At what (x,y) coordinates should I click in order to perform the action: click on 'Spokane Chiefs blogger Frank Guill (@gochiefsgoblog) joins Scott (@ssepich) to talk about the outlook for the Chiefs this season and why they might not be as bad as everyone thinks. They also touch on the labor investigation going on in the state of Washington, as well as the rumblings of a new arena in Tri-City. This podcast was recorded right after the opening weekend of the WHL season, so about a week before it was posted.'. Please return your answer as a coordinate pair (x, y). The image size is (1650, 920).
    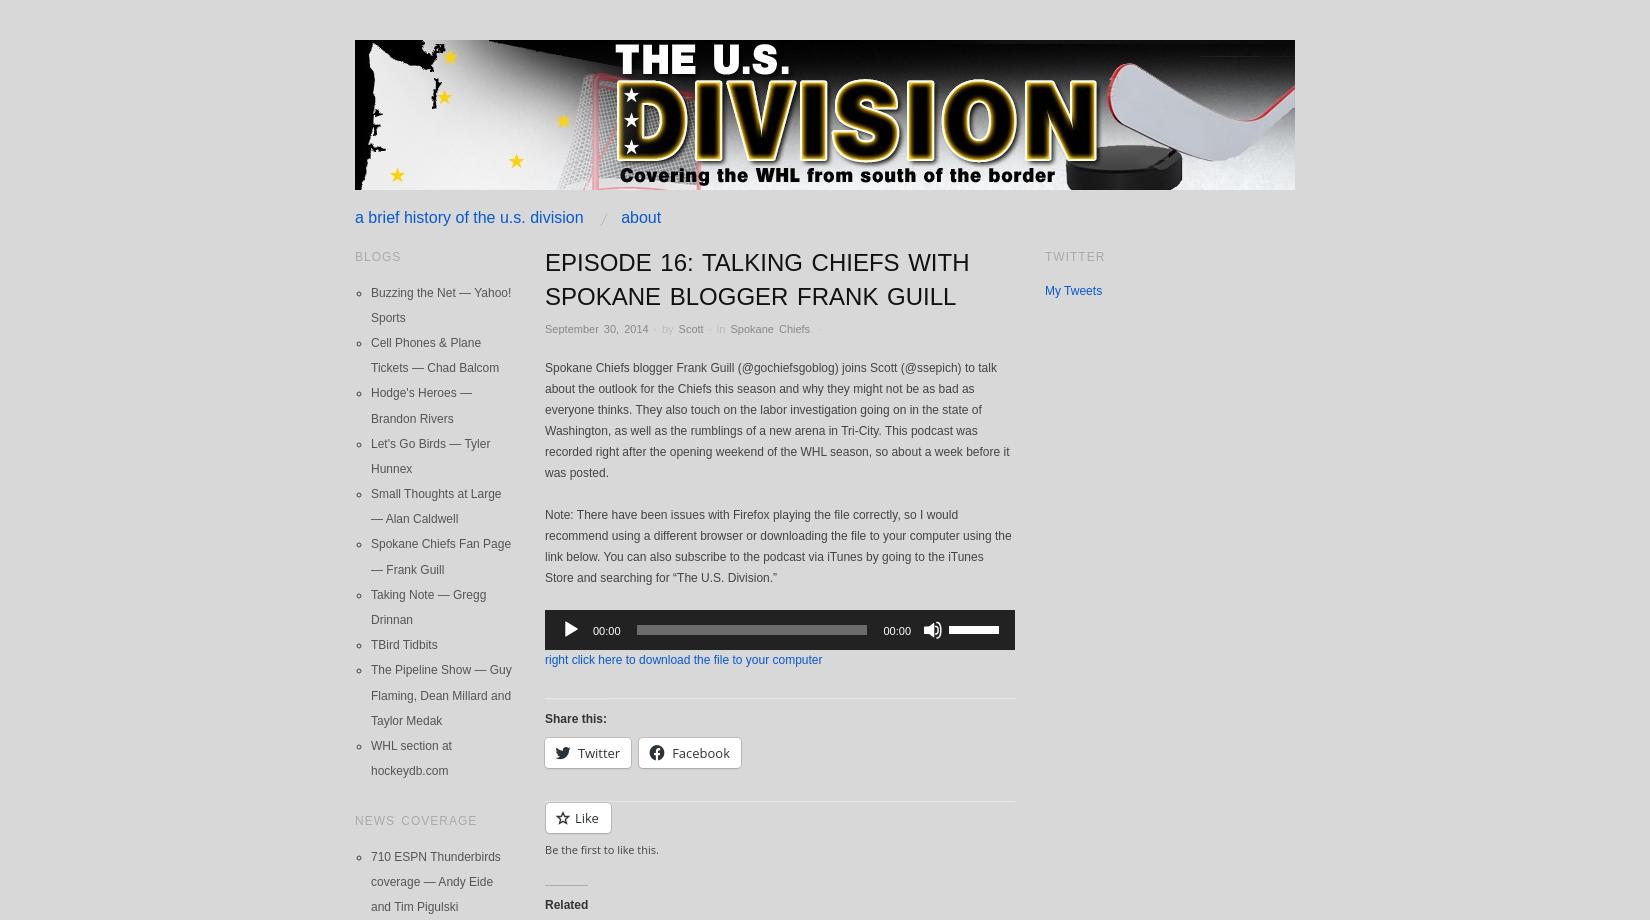
    Looking at the image, I should click on (775, 418).